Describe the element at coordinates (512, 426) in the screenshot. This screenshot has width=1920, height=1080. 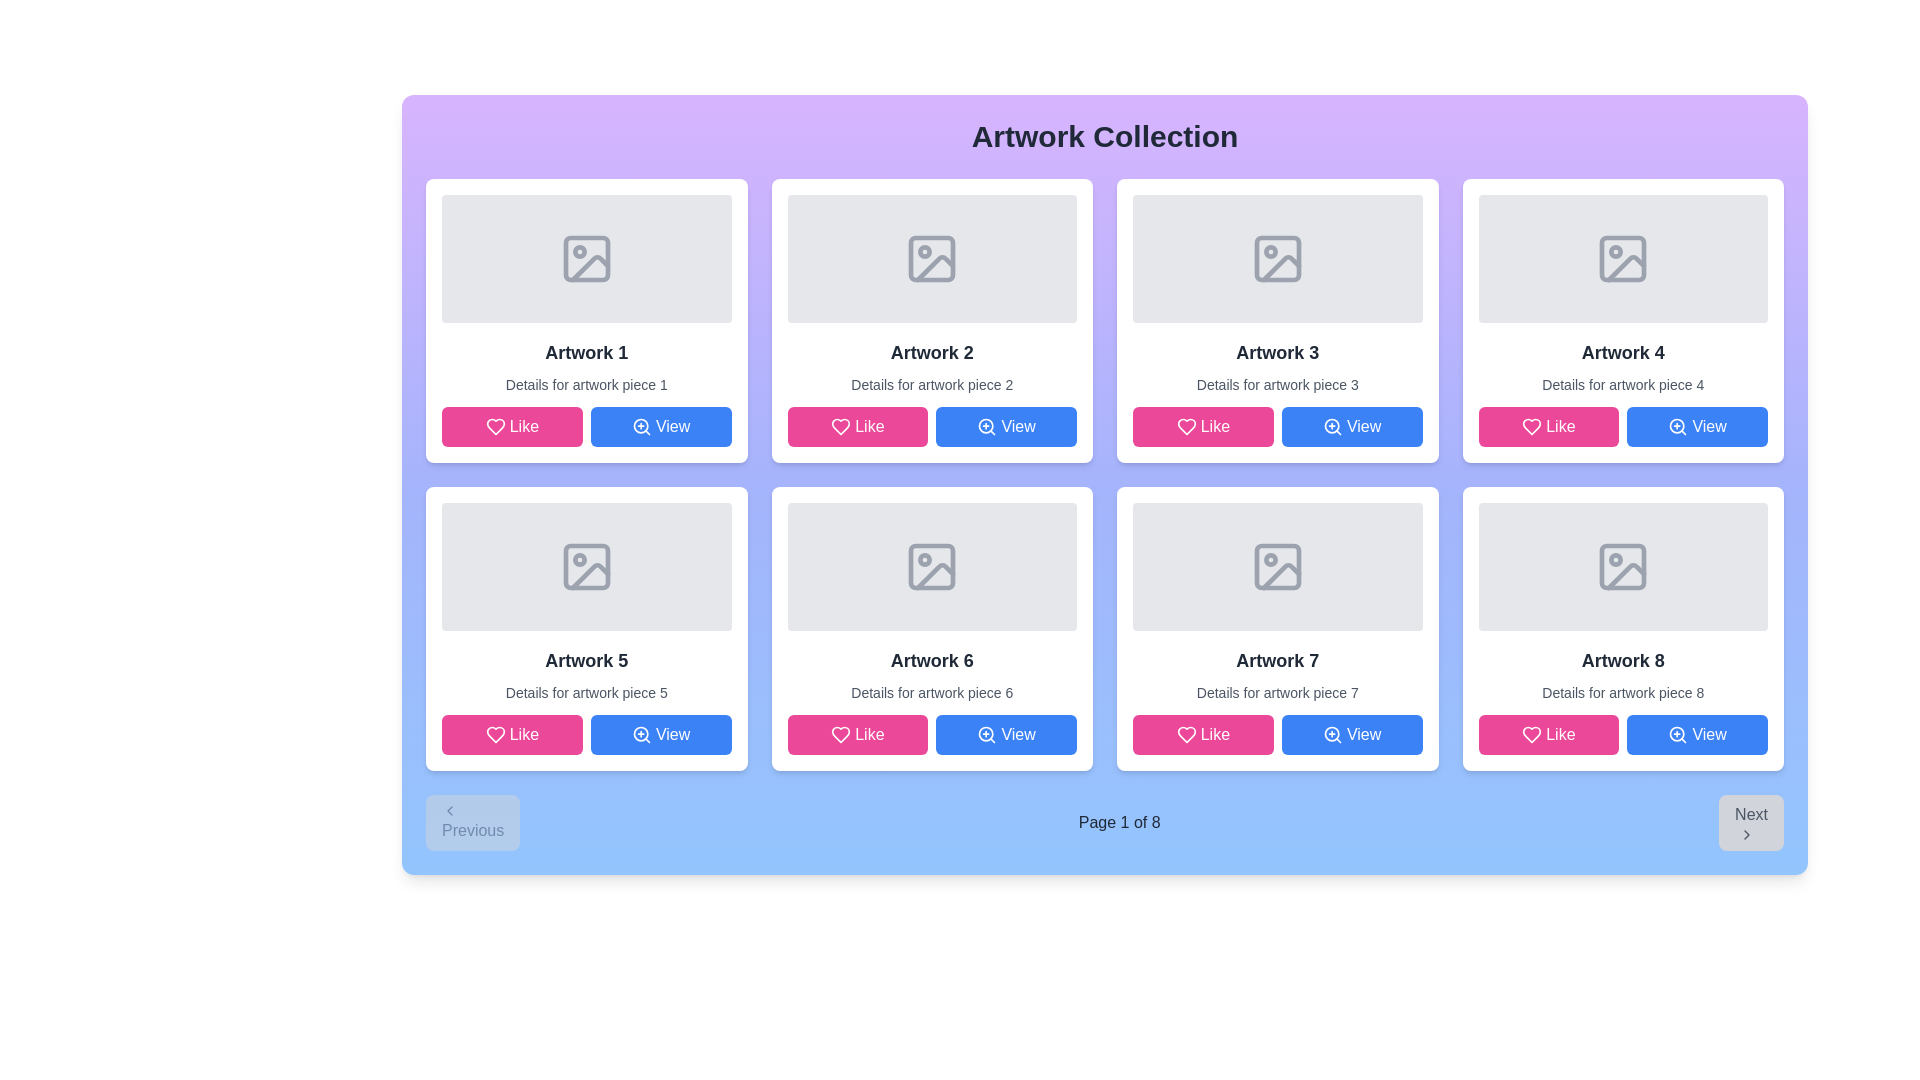
I see `the 'Like' button, which is a rounded rectangular button filled with a pink background and labeled with the text 'Like' next to a heart icon, located below the image and text content for 'Artwork 1'` at that location.